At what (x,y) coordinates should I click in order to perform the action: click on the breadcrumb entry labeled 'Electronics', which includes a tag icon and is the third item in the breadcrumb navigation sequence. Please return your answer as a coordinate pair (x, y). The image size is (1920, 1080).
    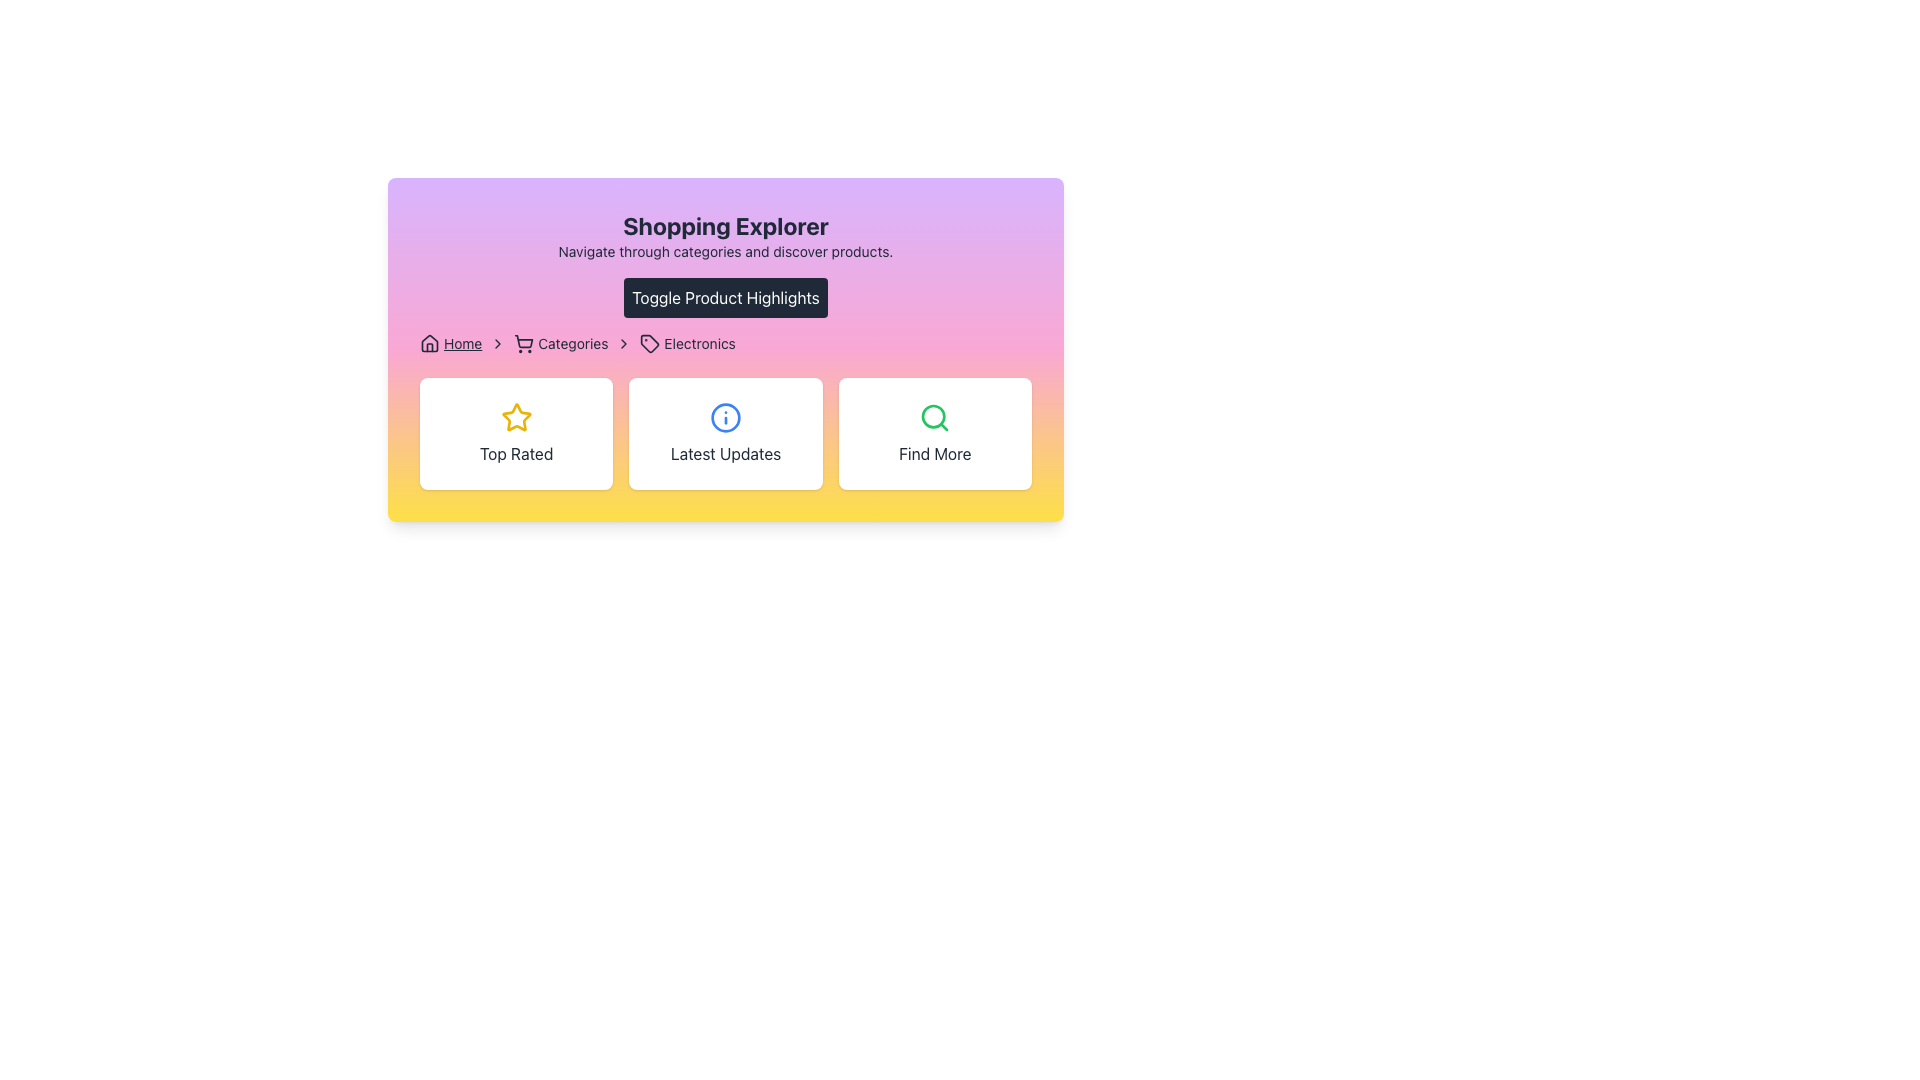
    Looking at the image, I should click on (688, 342).